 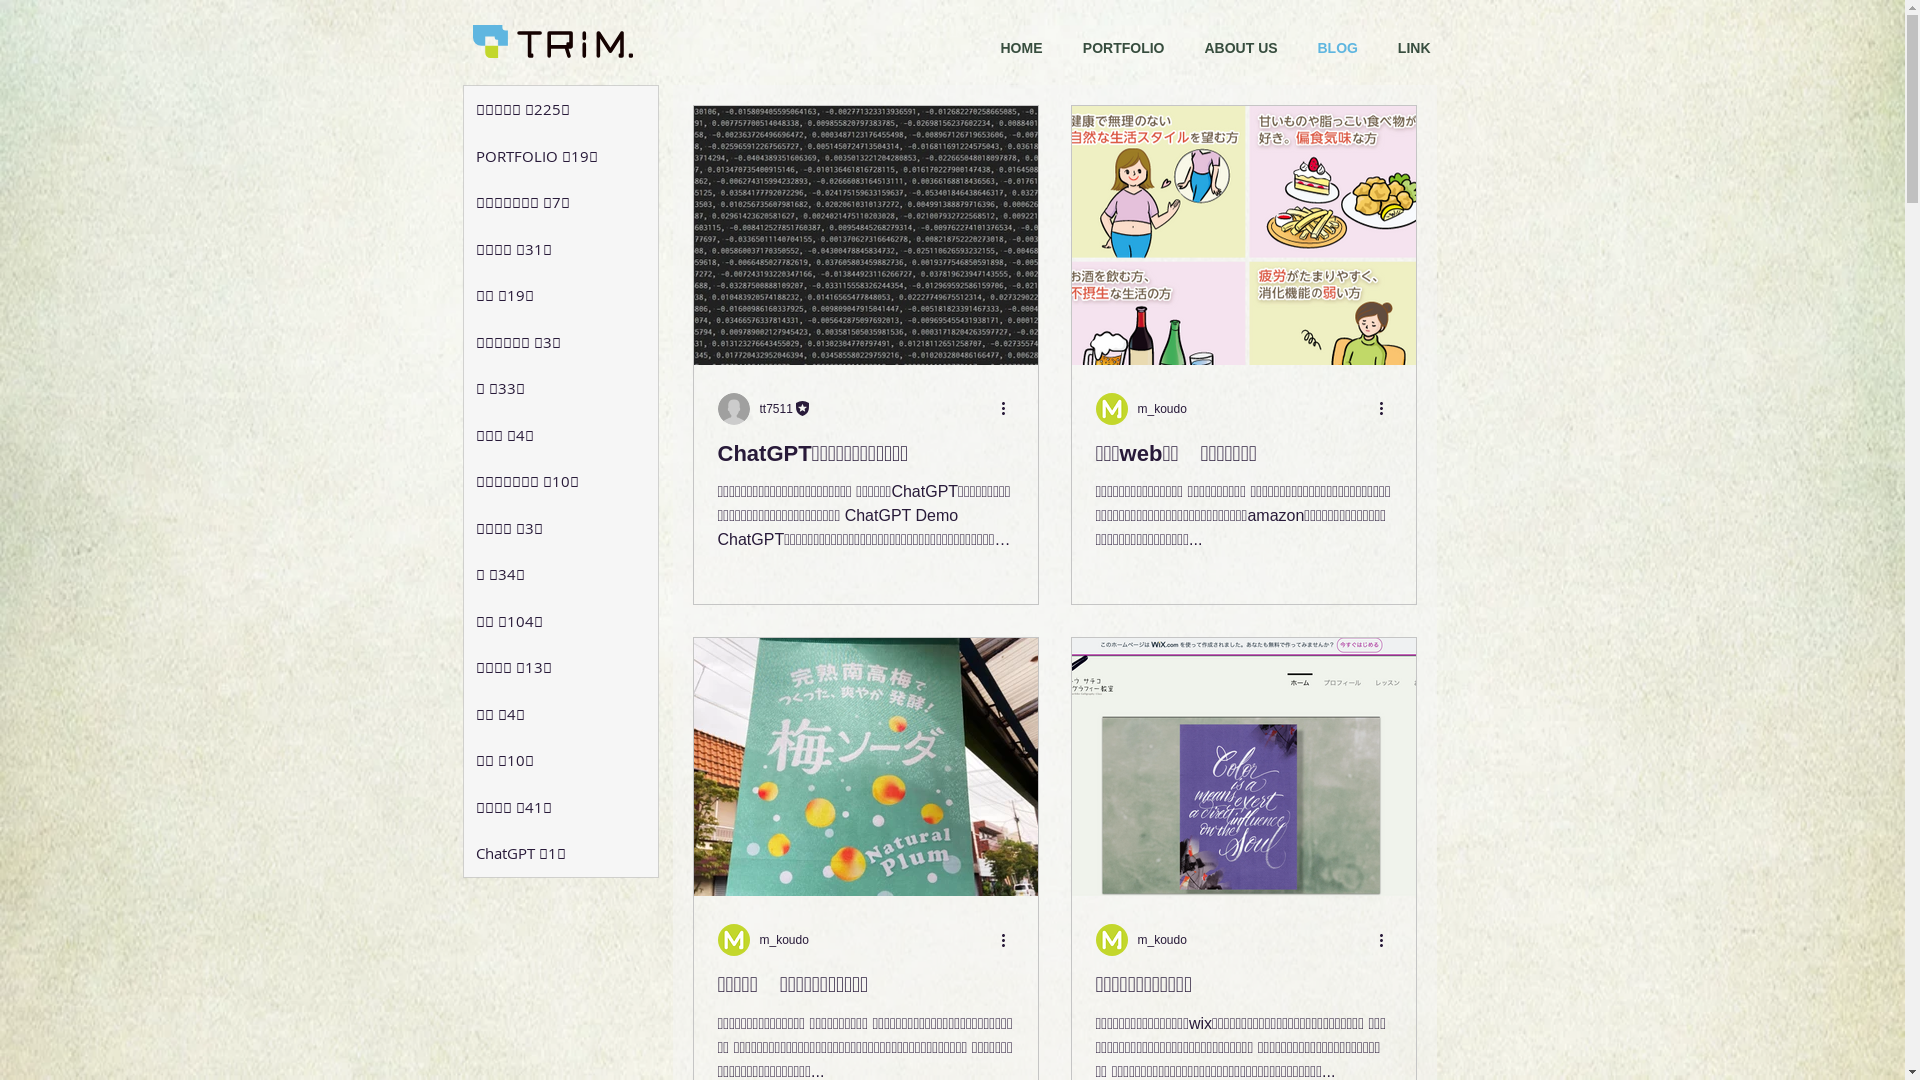 I want to click on 'HOME', so click(x=1021, y=46).